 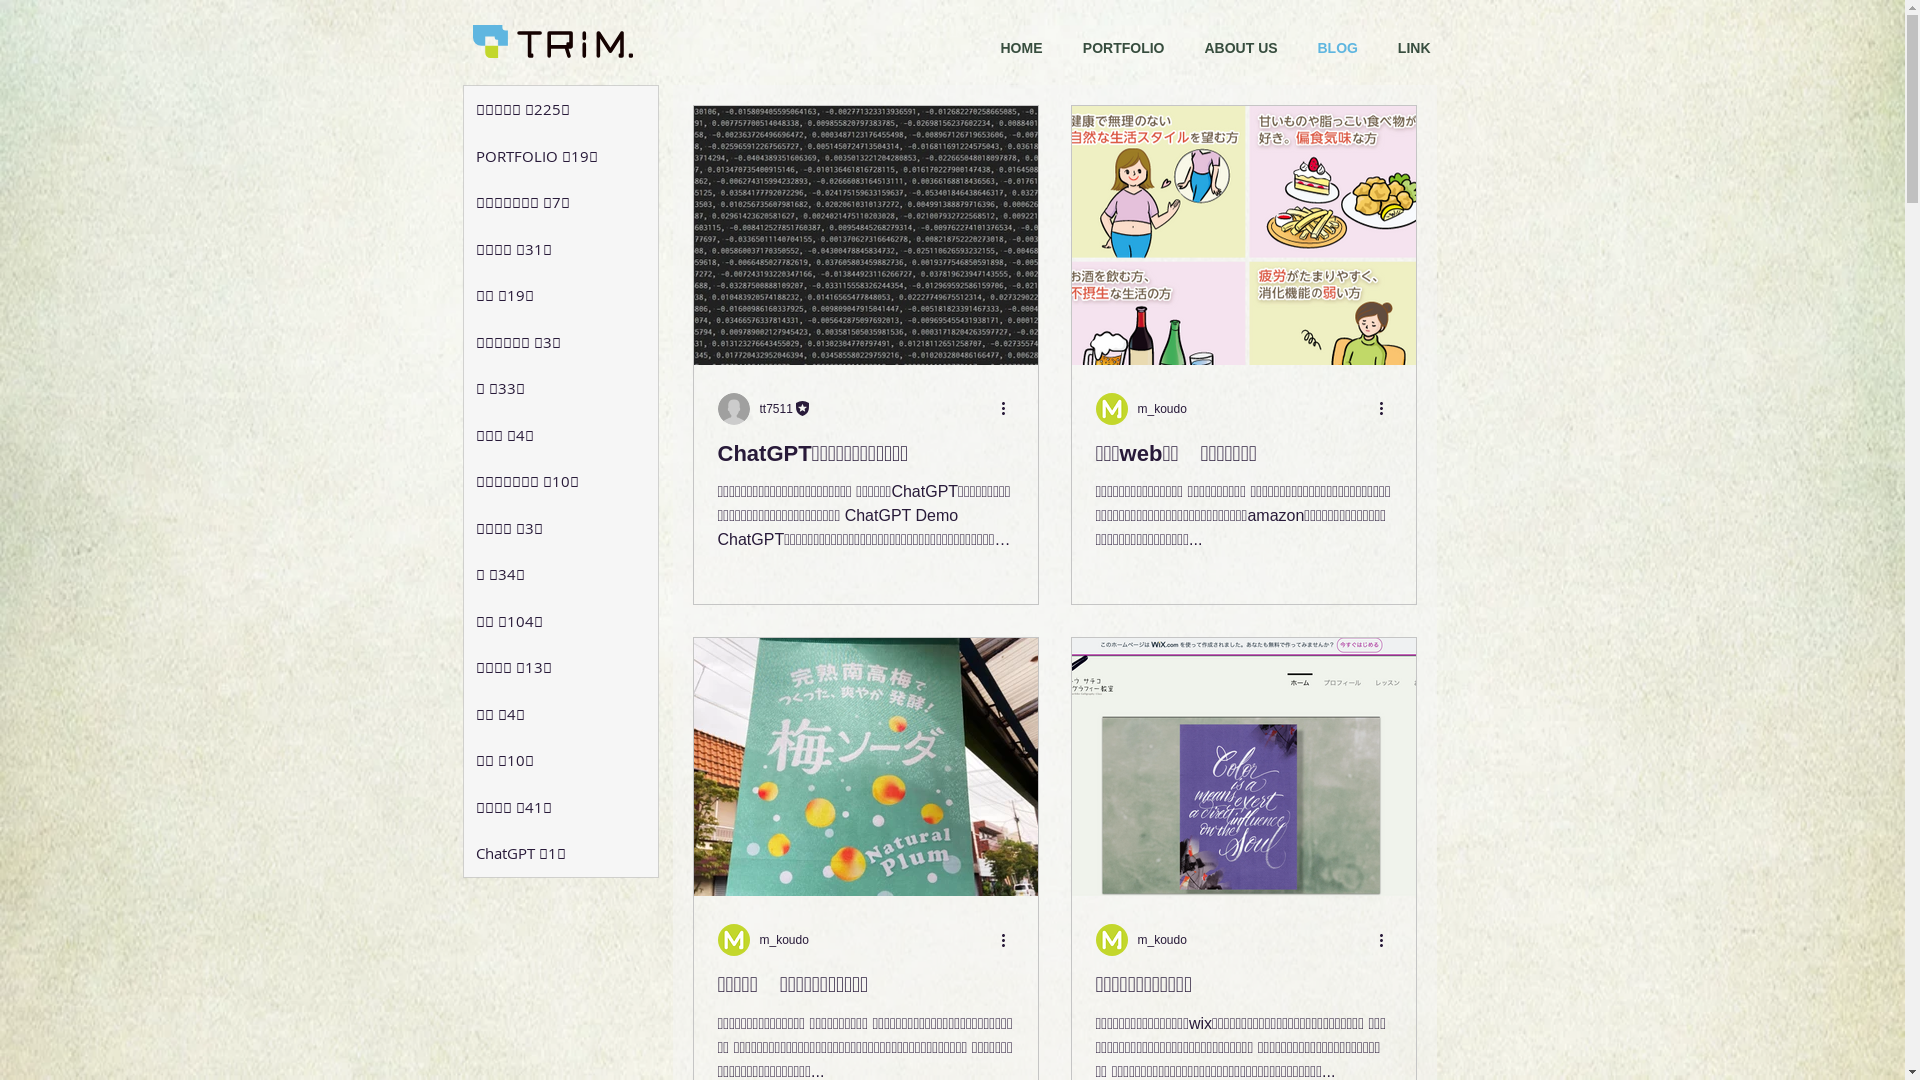 I want to click on 'HOME', so click(x=1021, y=46).